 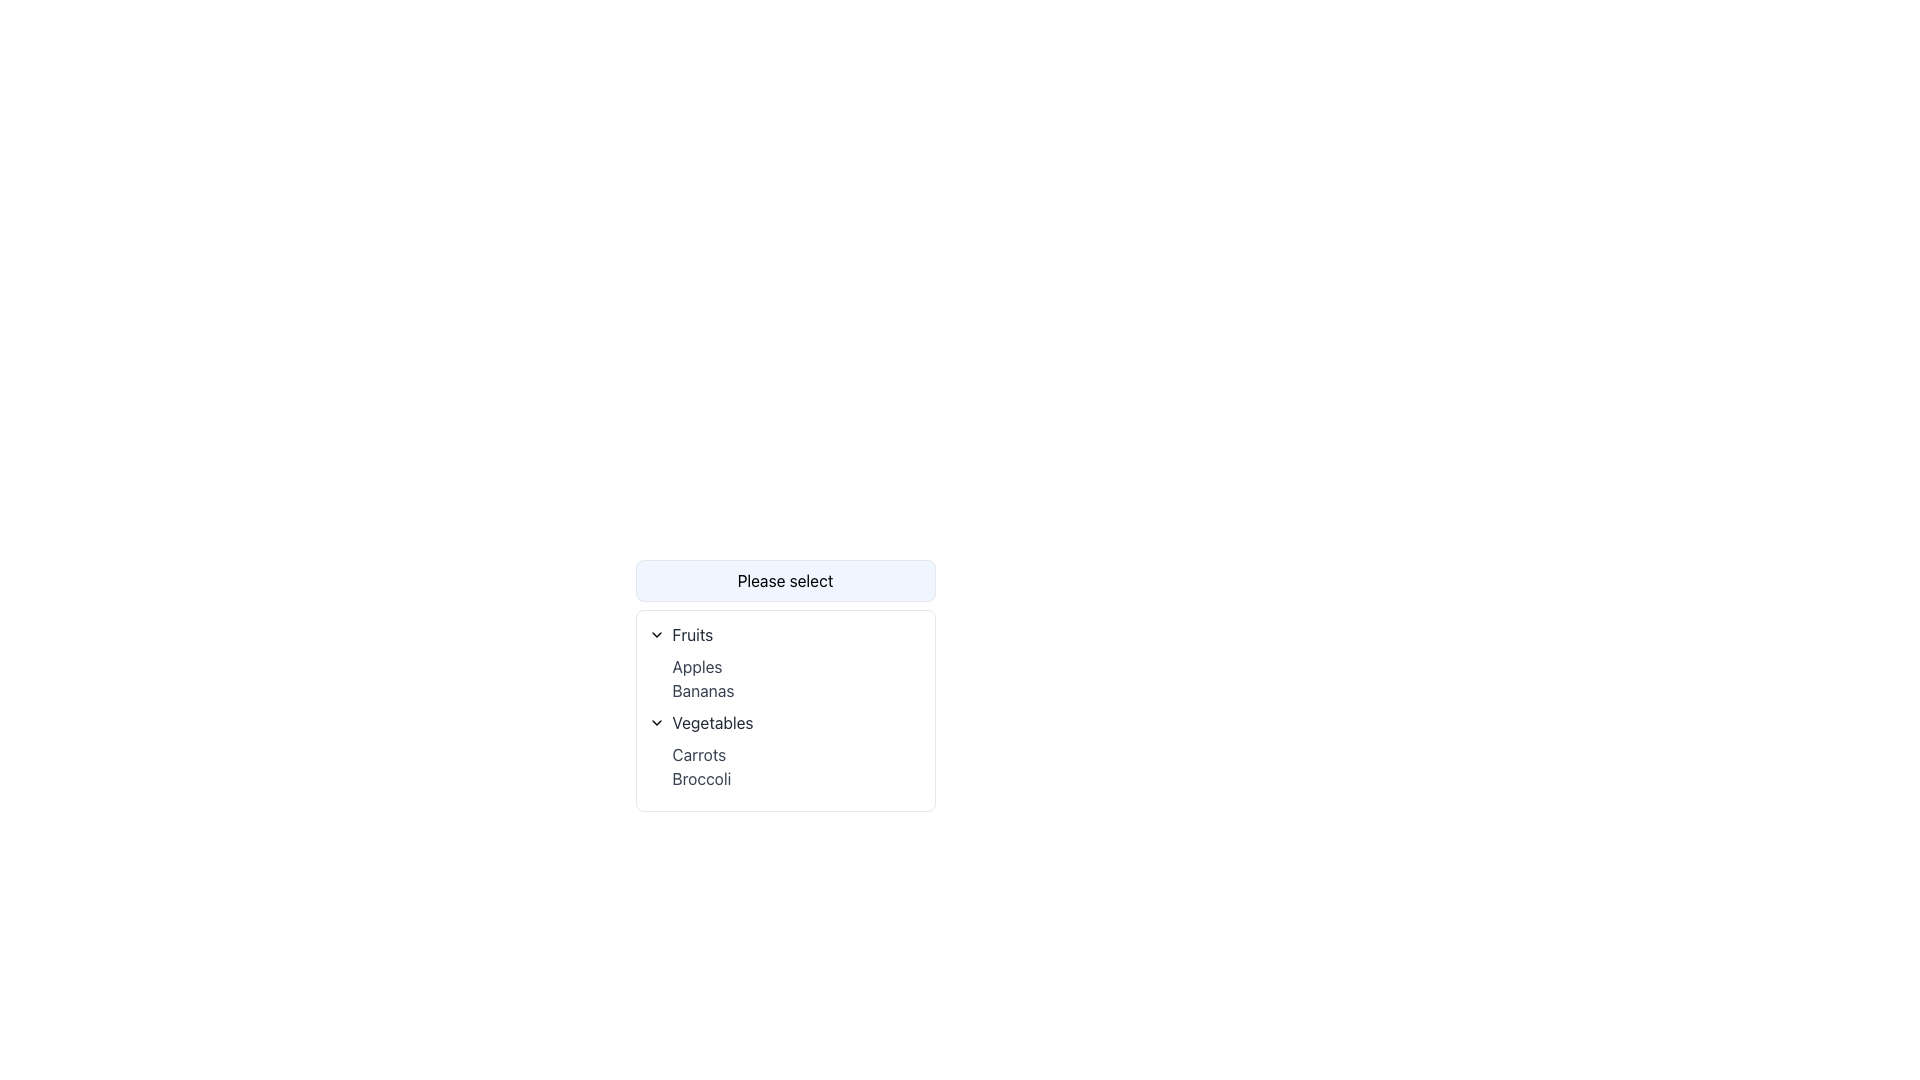 What do you see at coordinates (701, 778) in the screenshot?
I see `the 'Broccoli' text label in the dropdown list by clicking it` at bounding box center [701, 778].